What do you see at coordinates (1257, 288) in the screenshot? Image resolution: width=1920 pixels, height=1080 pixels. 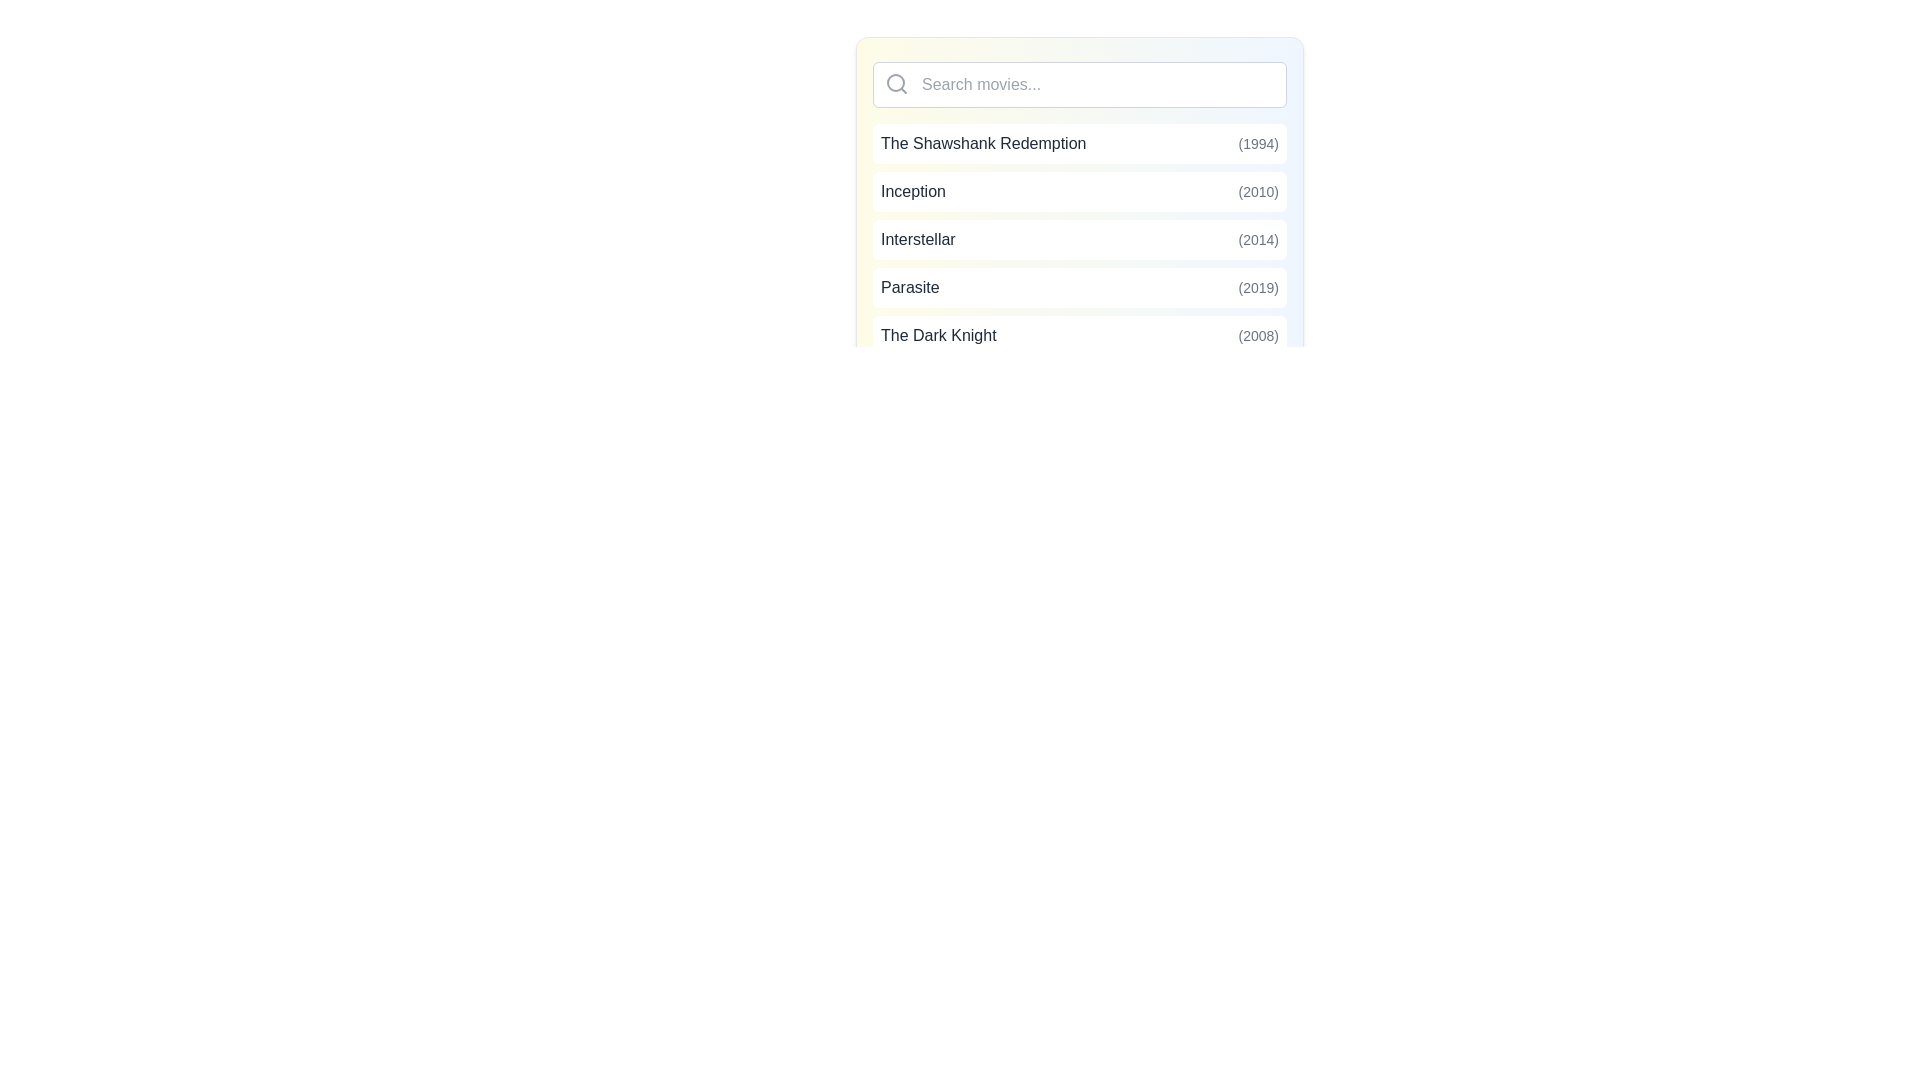 I see `the text label that shows the release year of the movie 'Parasite', which is located to the right of the 'Parasite' text in its row` at bounding box center [1257, 288].